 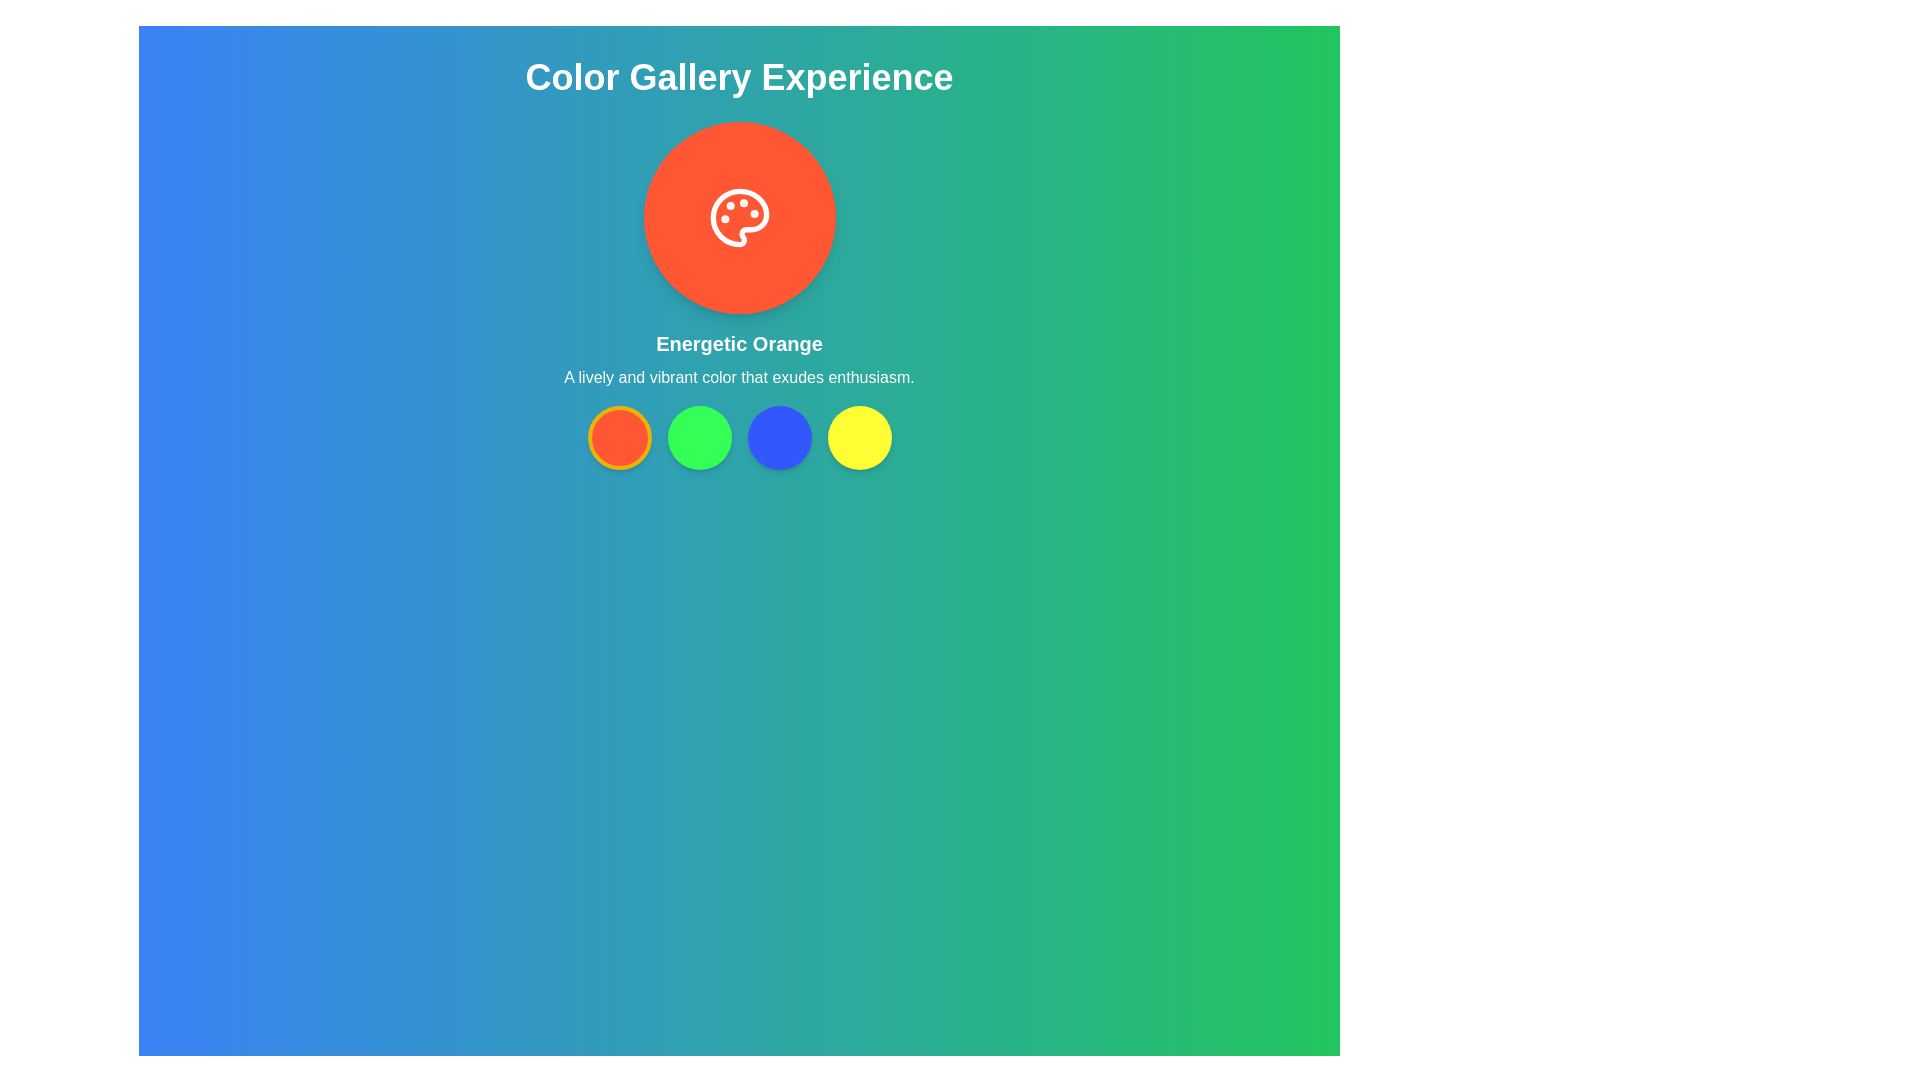 What do you see at coordinates (738, 342) in the screenshot?
I see `the text element that serves as a title or label for the color showcased in the interface, positioned below a circle-shaped icon and above a subtitle text` at bounding box center [738, 342].